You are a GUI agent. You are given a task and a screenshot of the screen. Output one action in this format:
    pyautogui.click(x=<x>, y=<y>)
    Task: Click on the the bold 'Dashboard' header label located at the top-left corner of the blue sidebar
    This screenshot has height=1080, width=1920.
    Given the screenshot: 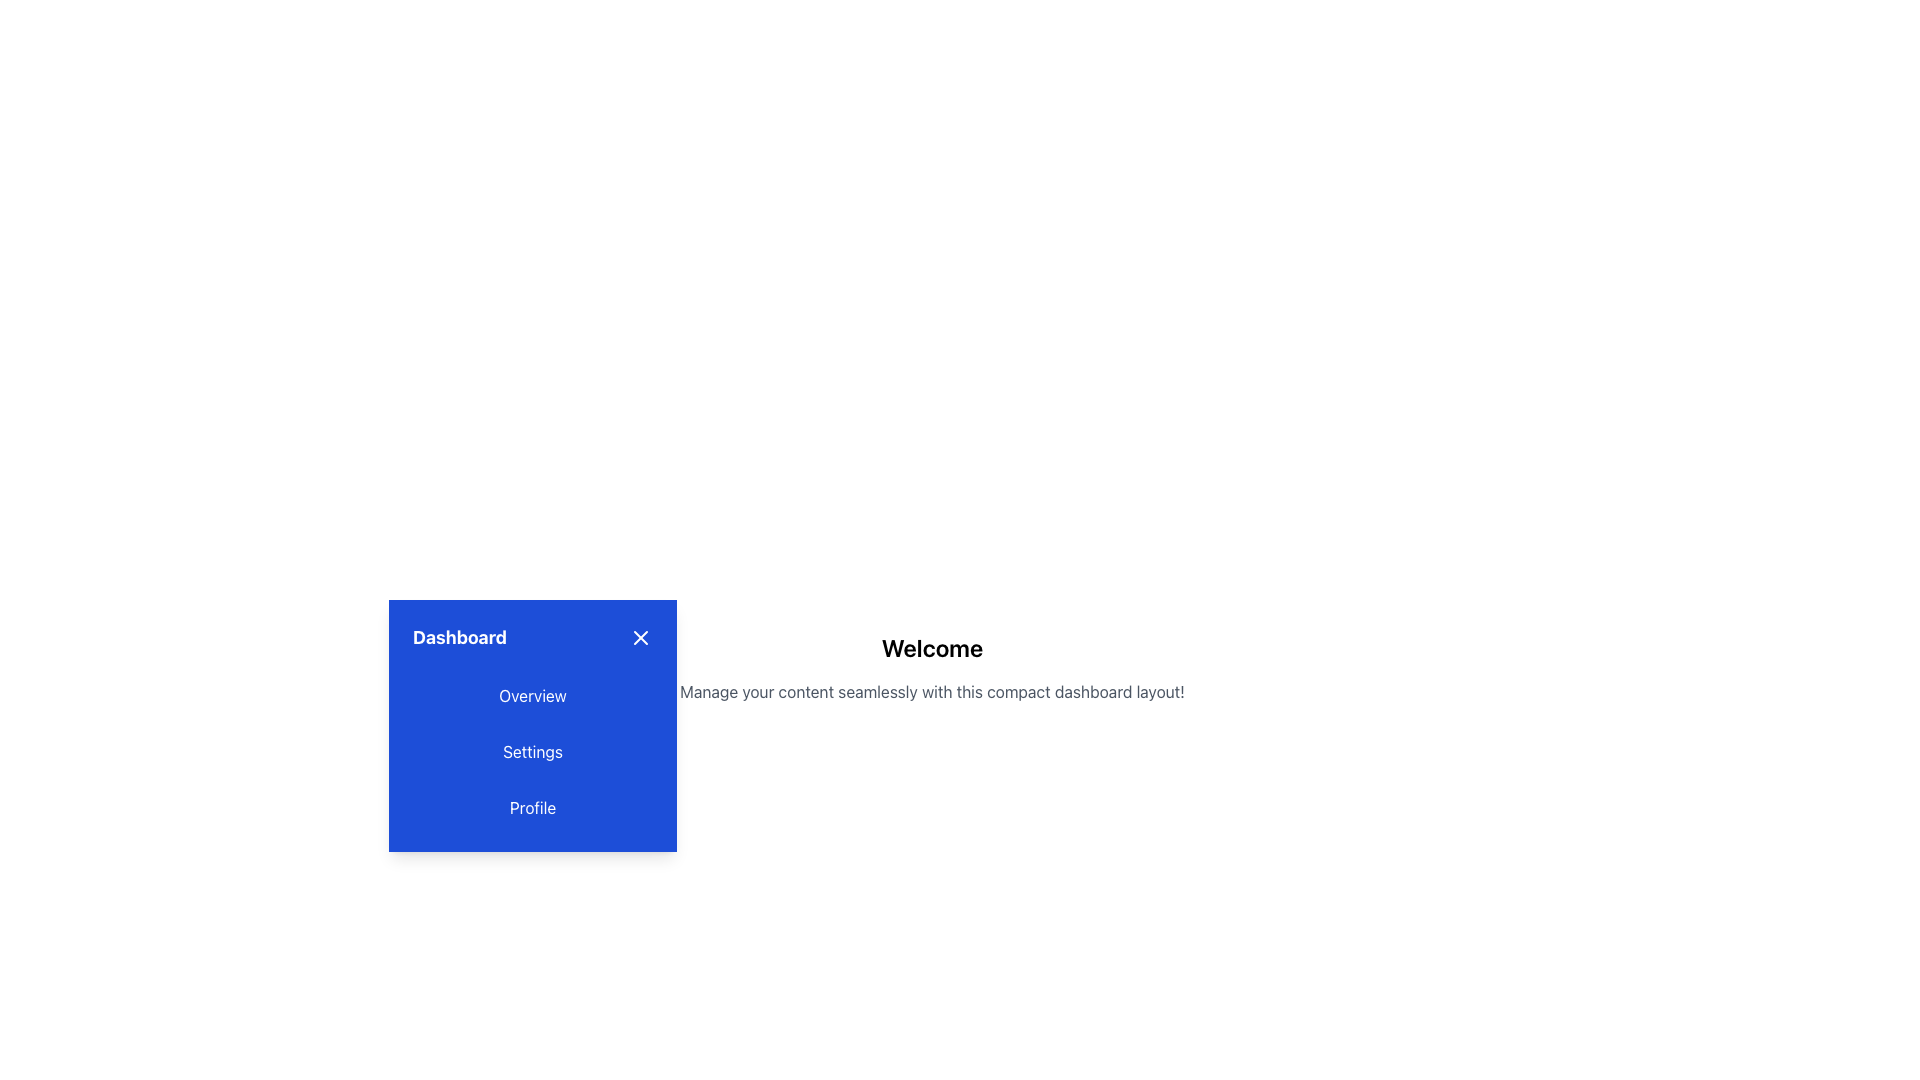 What is the action you would take?
    pyautogui.click(x=459, y=637)
    